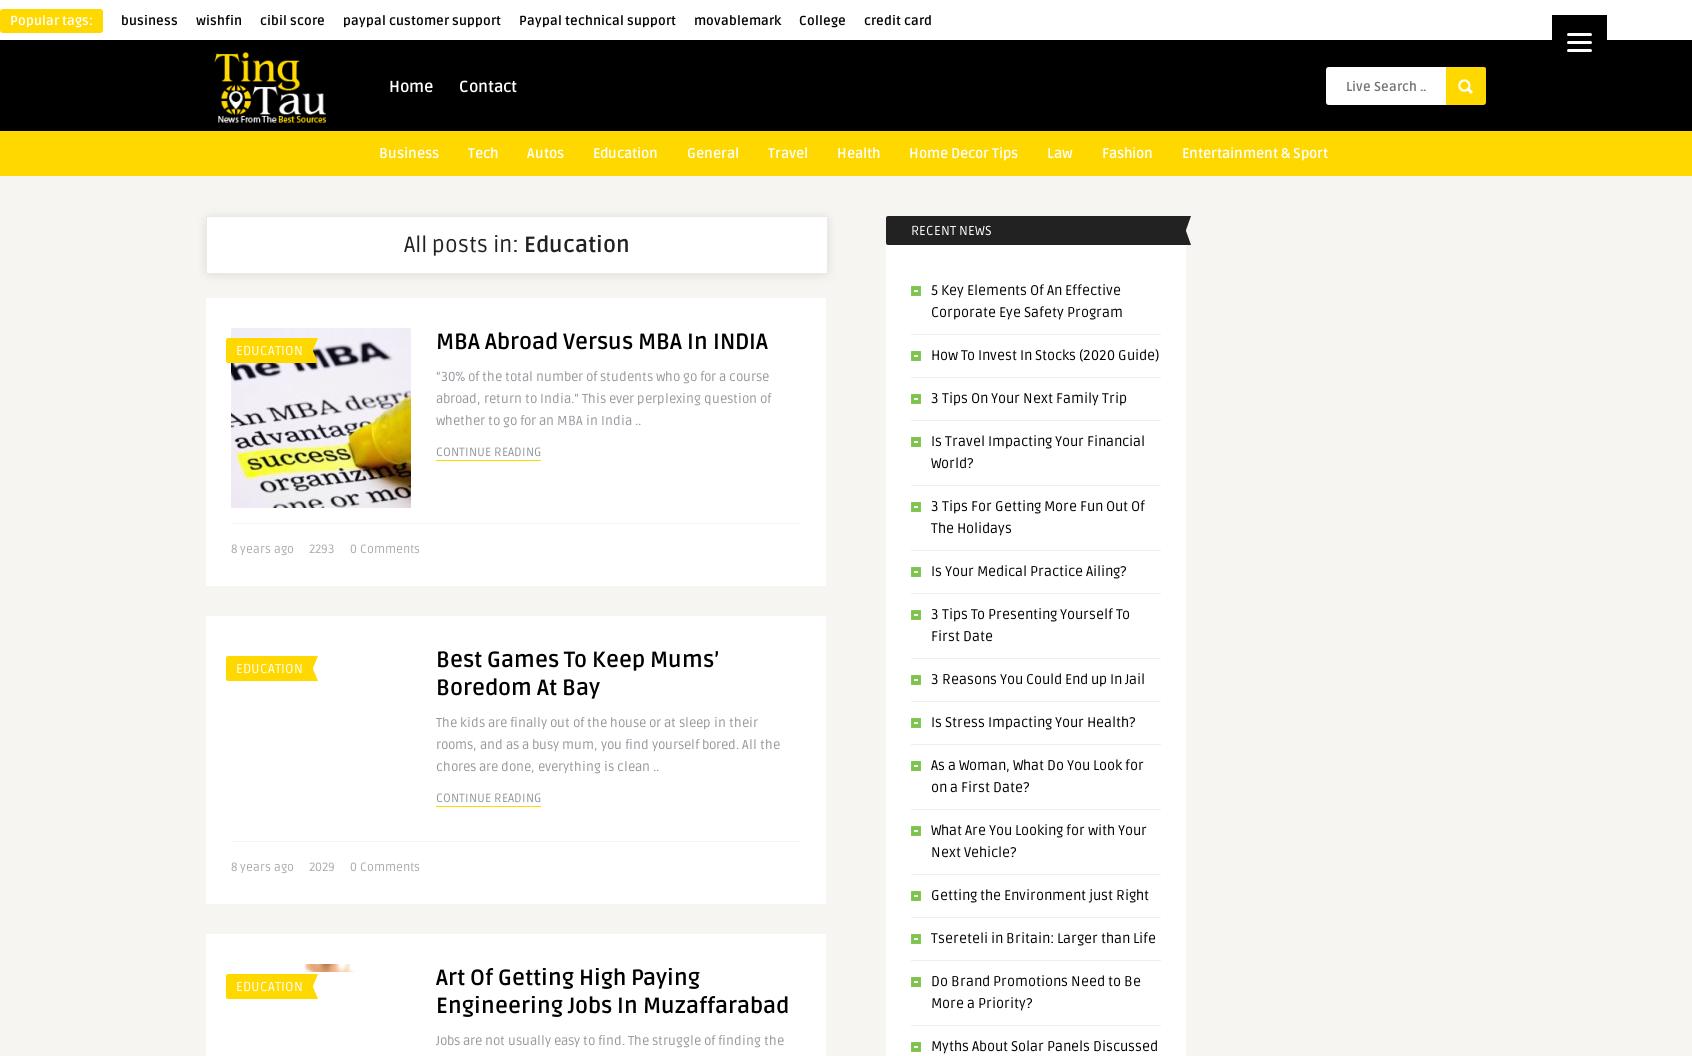  What do you see at coordinates (341, 21) in the screenshot?
I see `'paypal customer support'` at bounding box center [341, 21].